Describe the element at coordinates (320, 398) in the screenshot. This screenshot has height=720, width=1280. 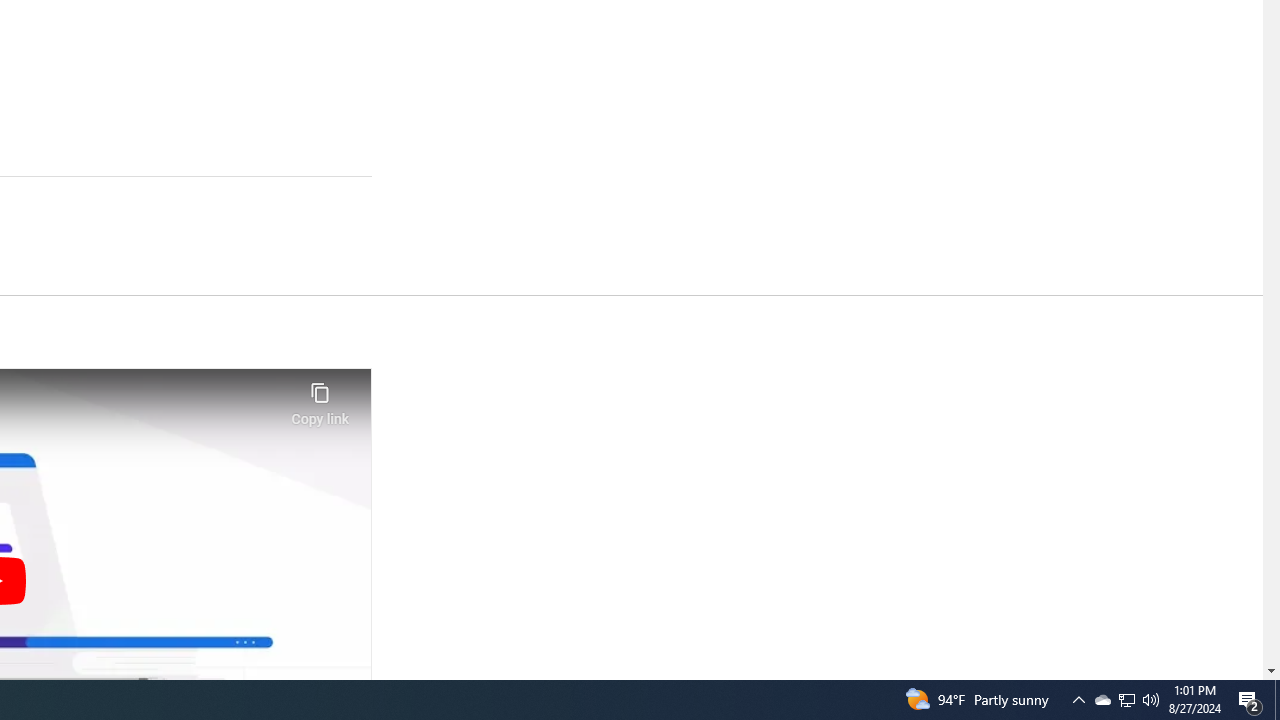
I see `'Copy link'` at that location.